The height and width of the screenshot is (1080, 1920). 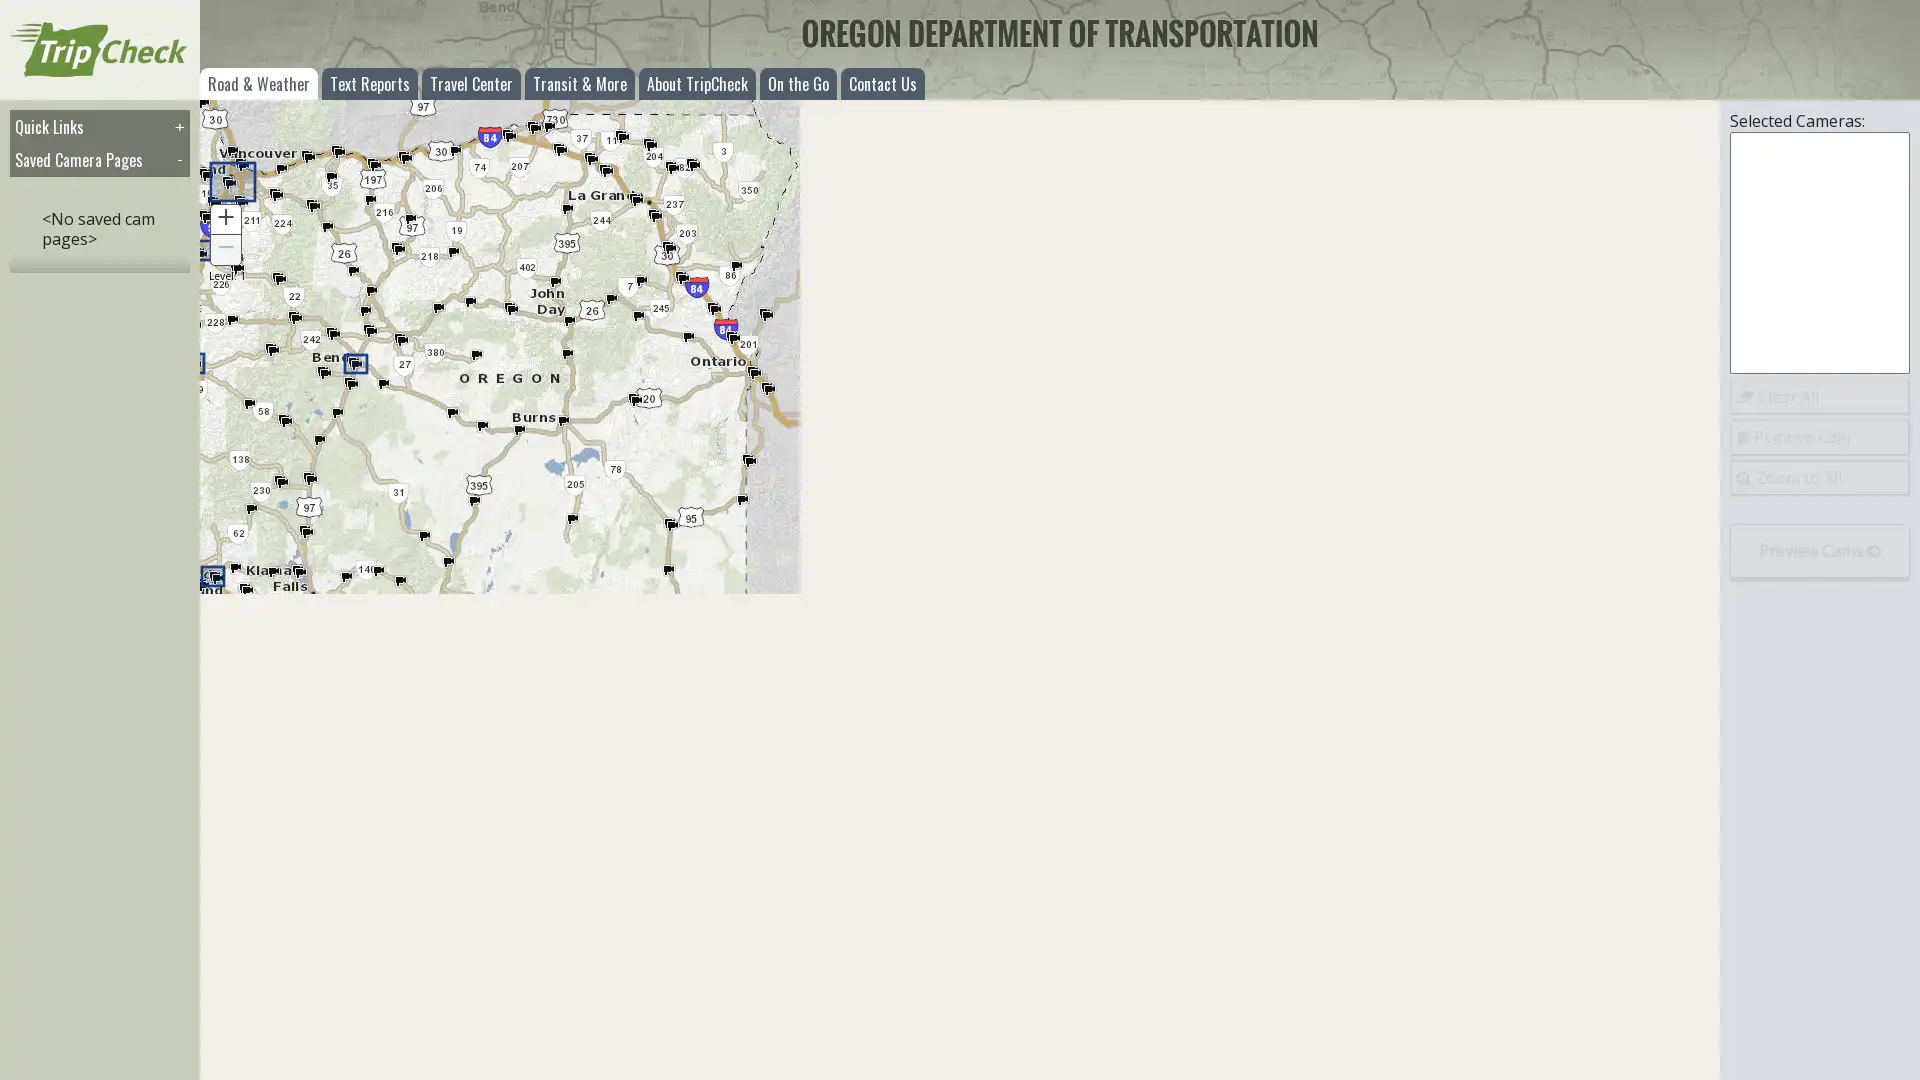 What do you see at coordinates (225, 219) in the screenshot?
I see `Zoom In` at bounding box center [225, 219].